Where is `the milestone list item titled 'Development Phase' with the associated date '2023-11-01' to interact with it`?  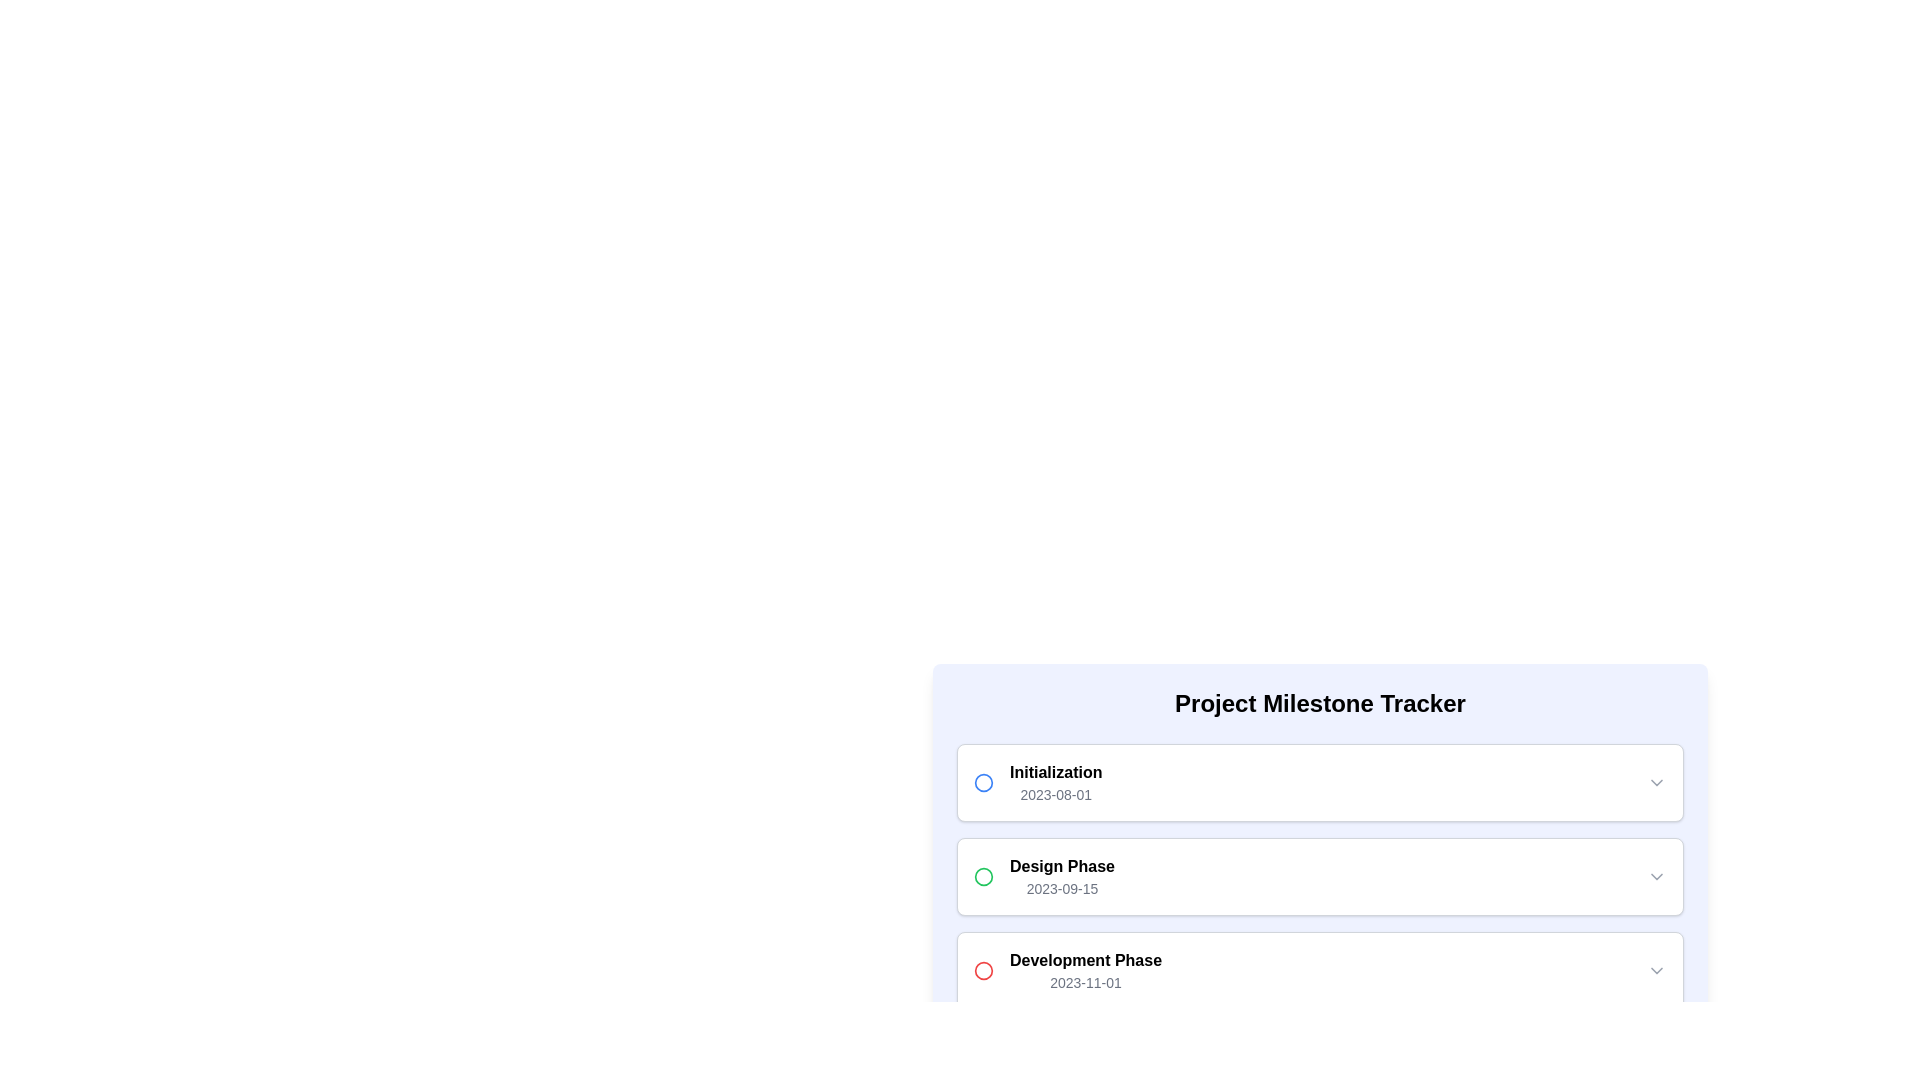 the milestone list item titled 'Development Phase' with the associated date '2023-11-01' to interact with it is located at coordinates (1067, 970).